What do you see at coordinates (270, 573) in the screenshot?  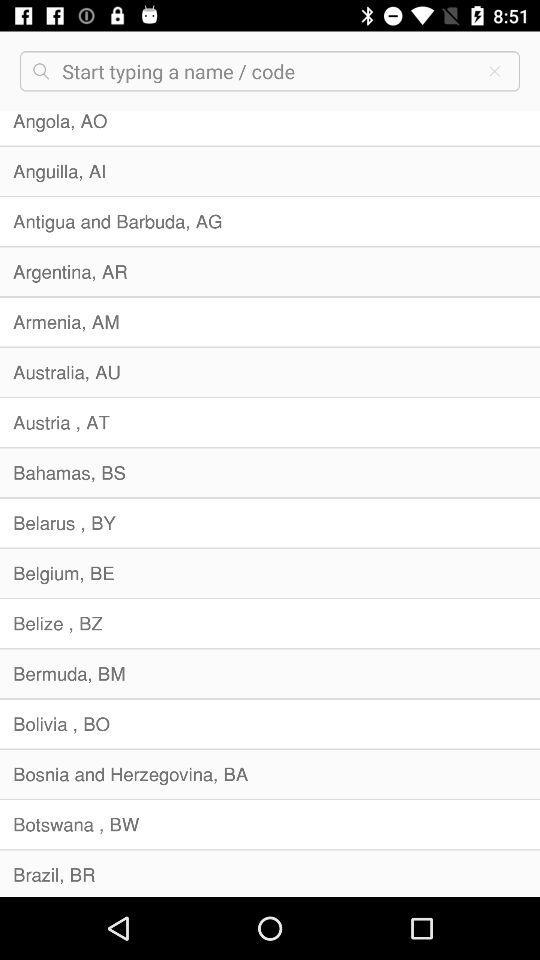 I see `belgium, be item` at bounding box center [270, 573].